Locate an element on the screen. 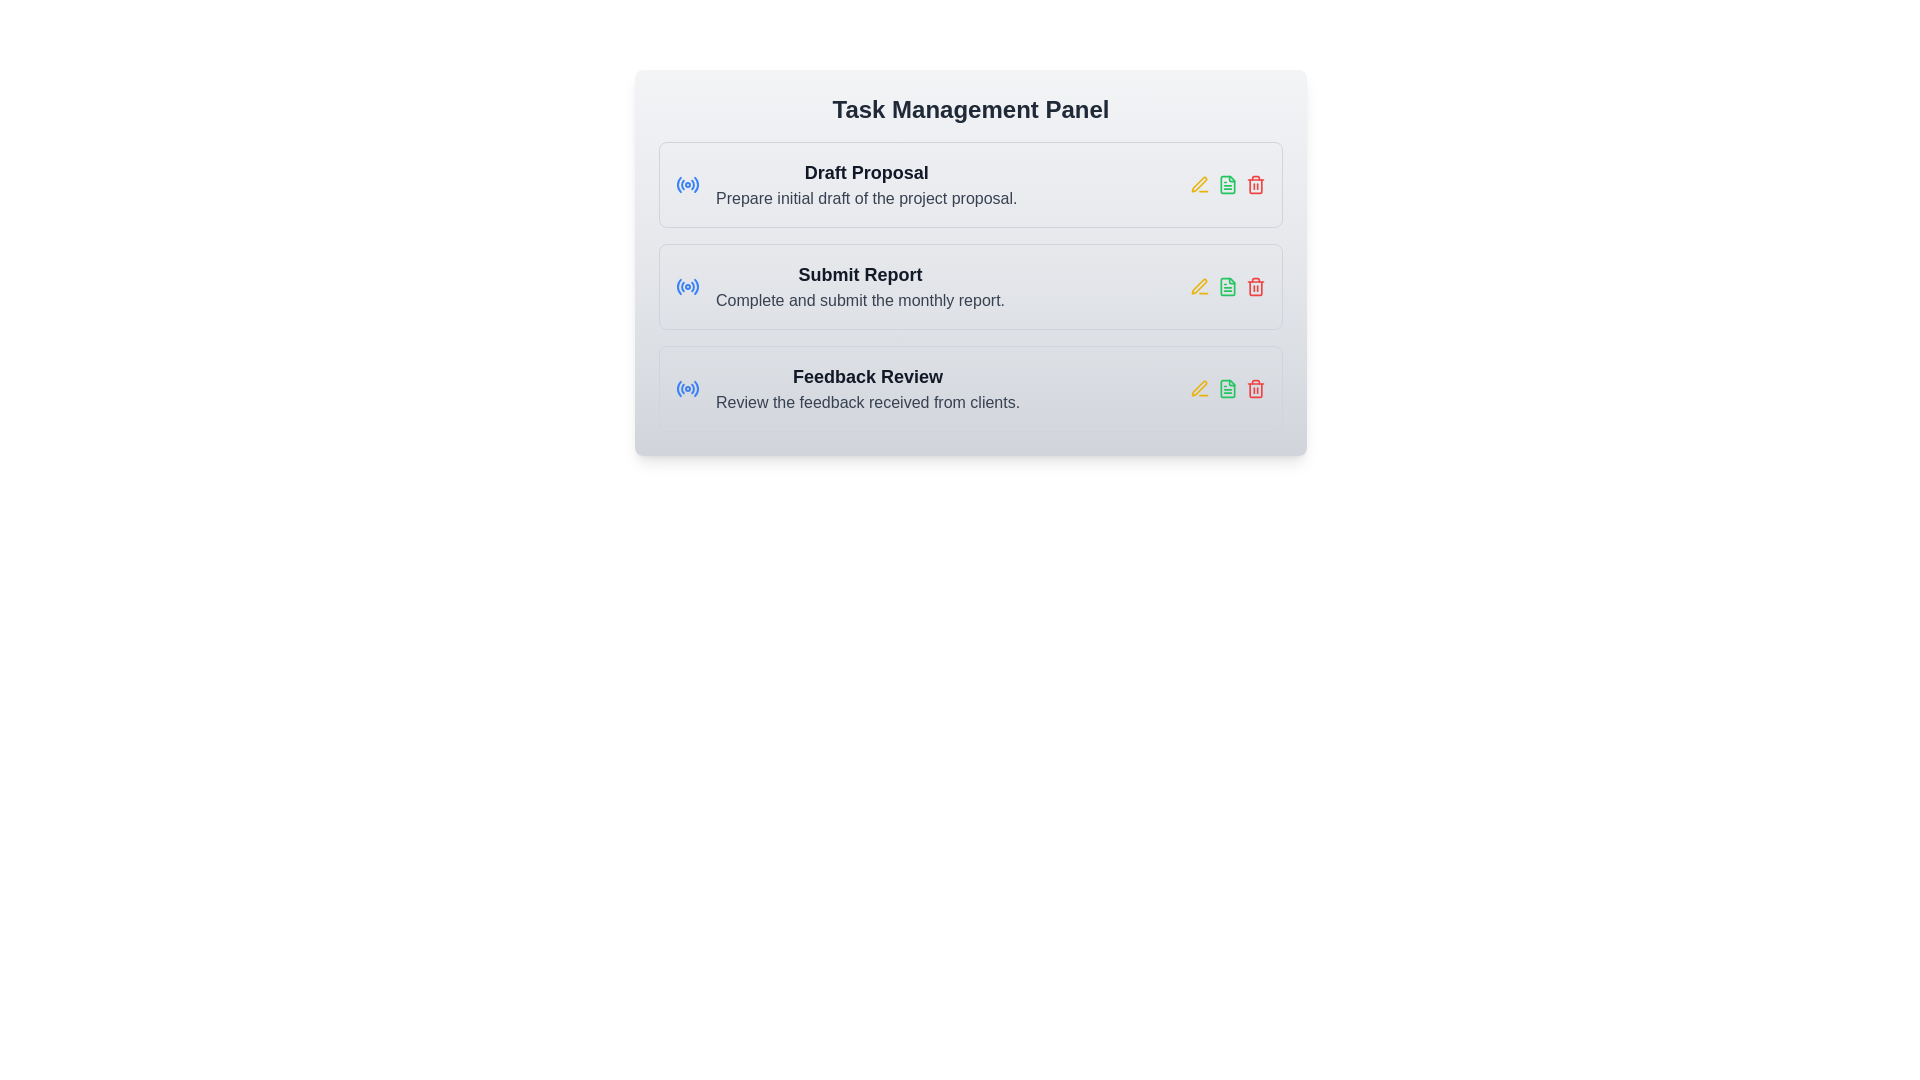  the icon in the 'Draft Proposal' section of the 'Task Management Panel' is located at coordinates (1227, 185).